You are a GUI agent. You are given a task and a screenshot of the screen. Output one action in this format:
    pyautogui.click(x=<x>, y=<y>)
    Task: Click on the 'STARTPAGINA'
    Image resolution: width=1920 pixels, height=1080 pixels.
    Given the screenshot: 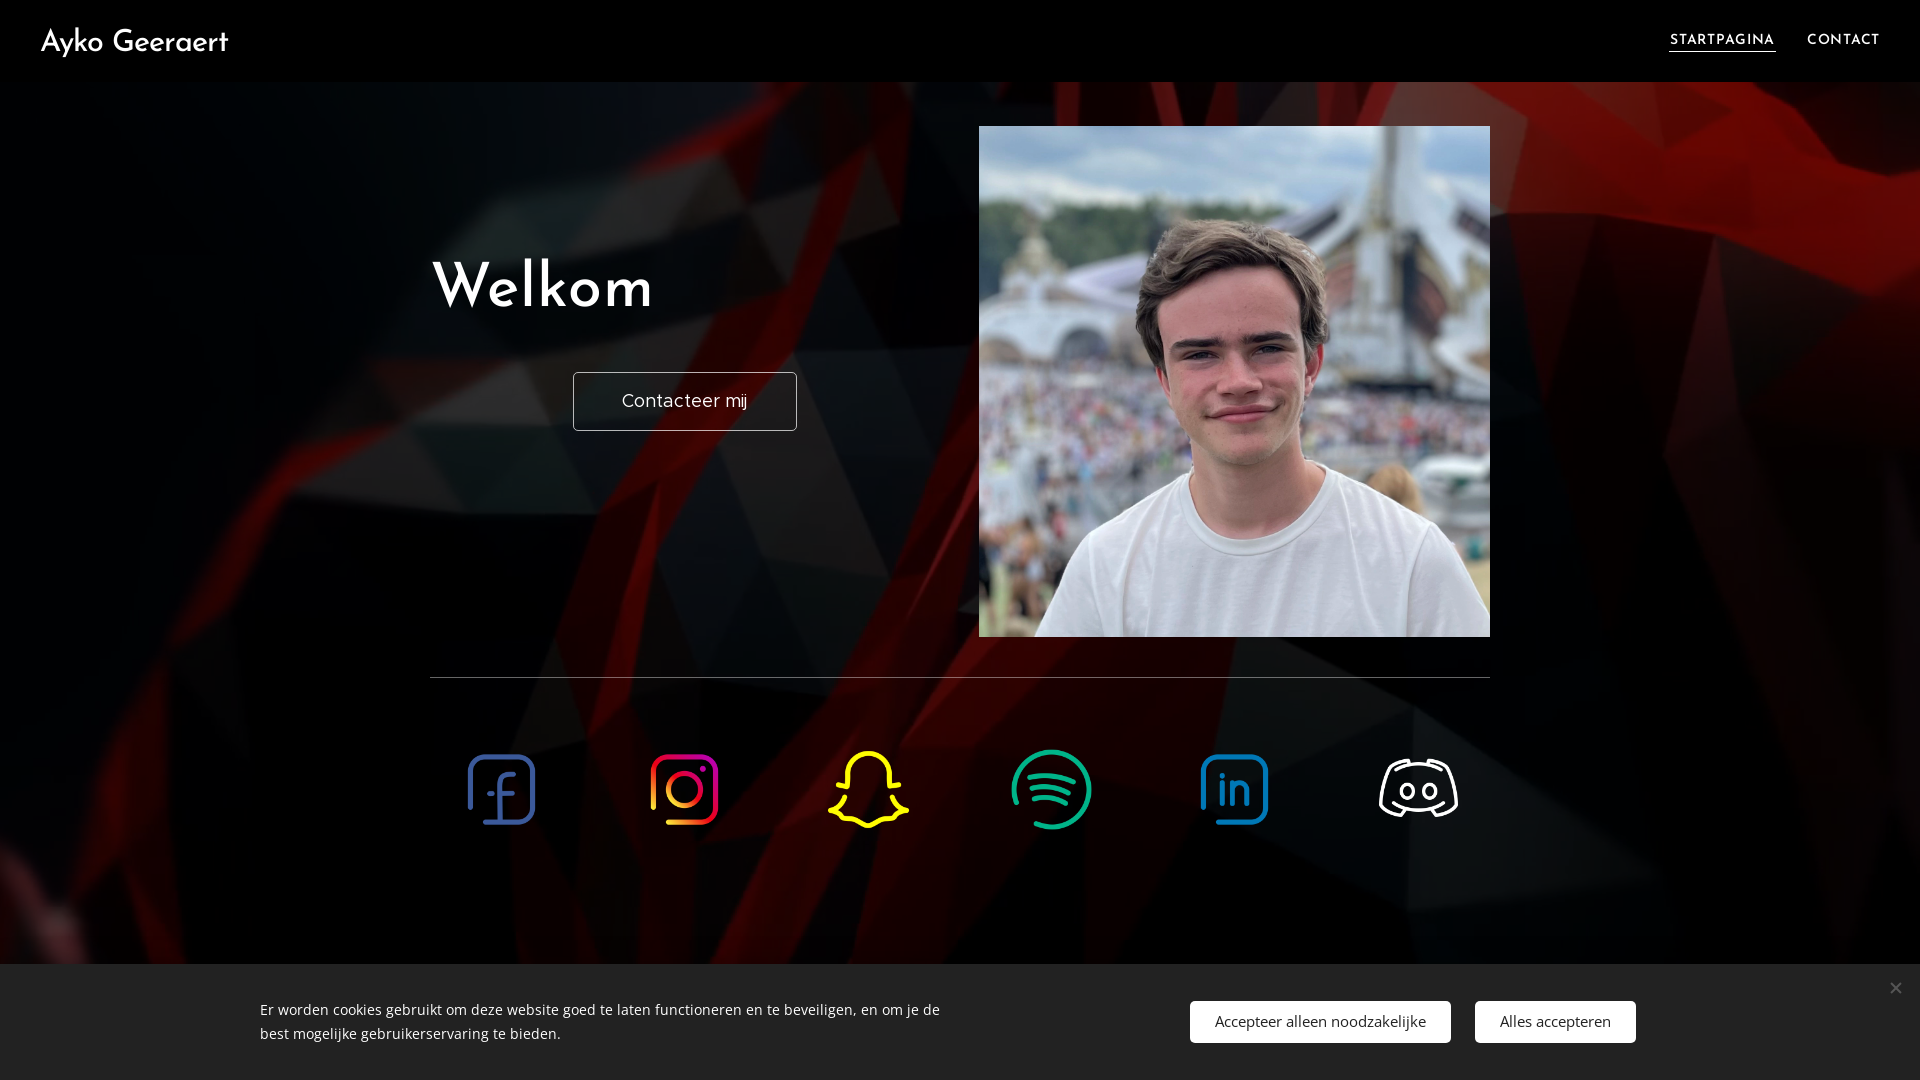 What is the action you would take?
    pyautogui.click(x=1727, y=41)
    